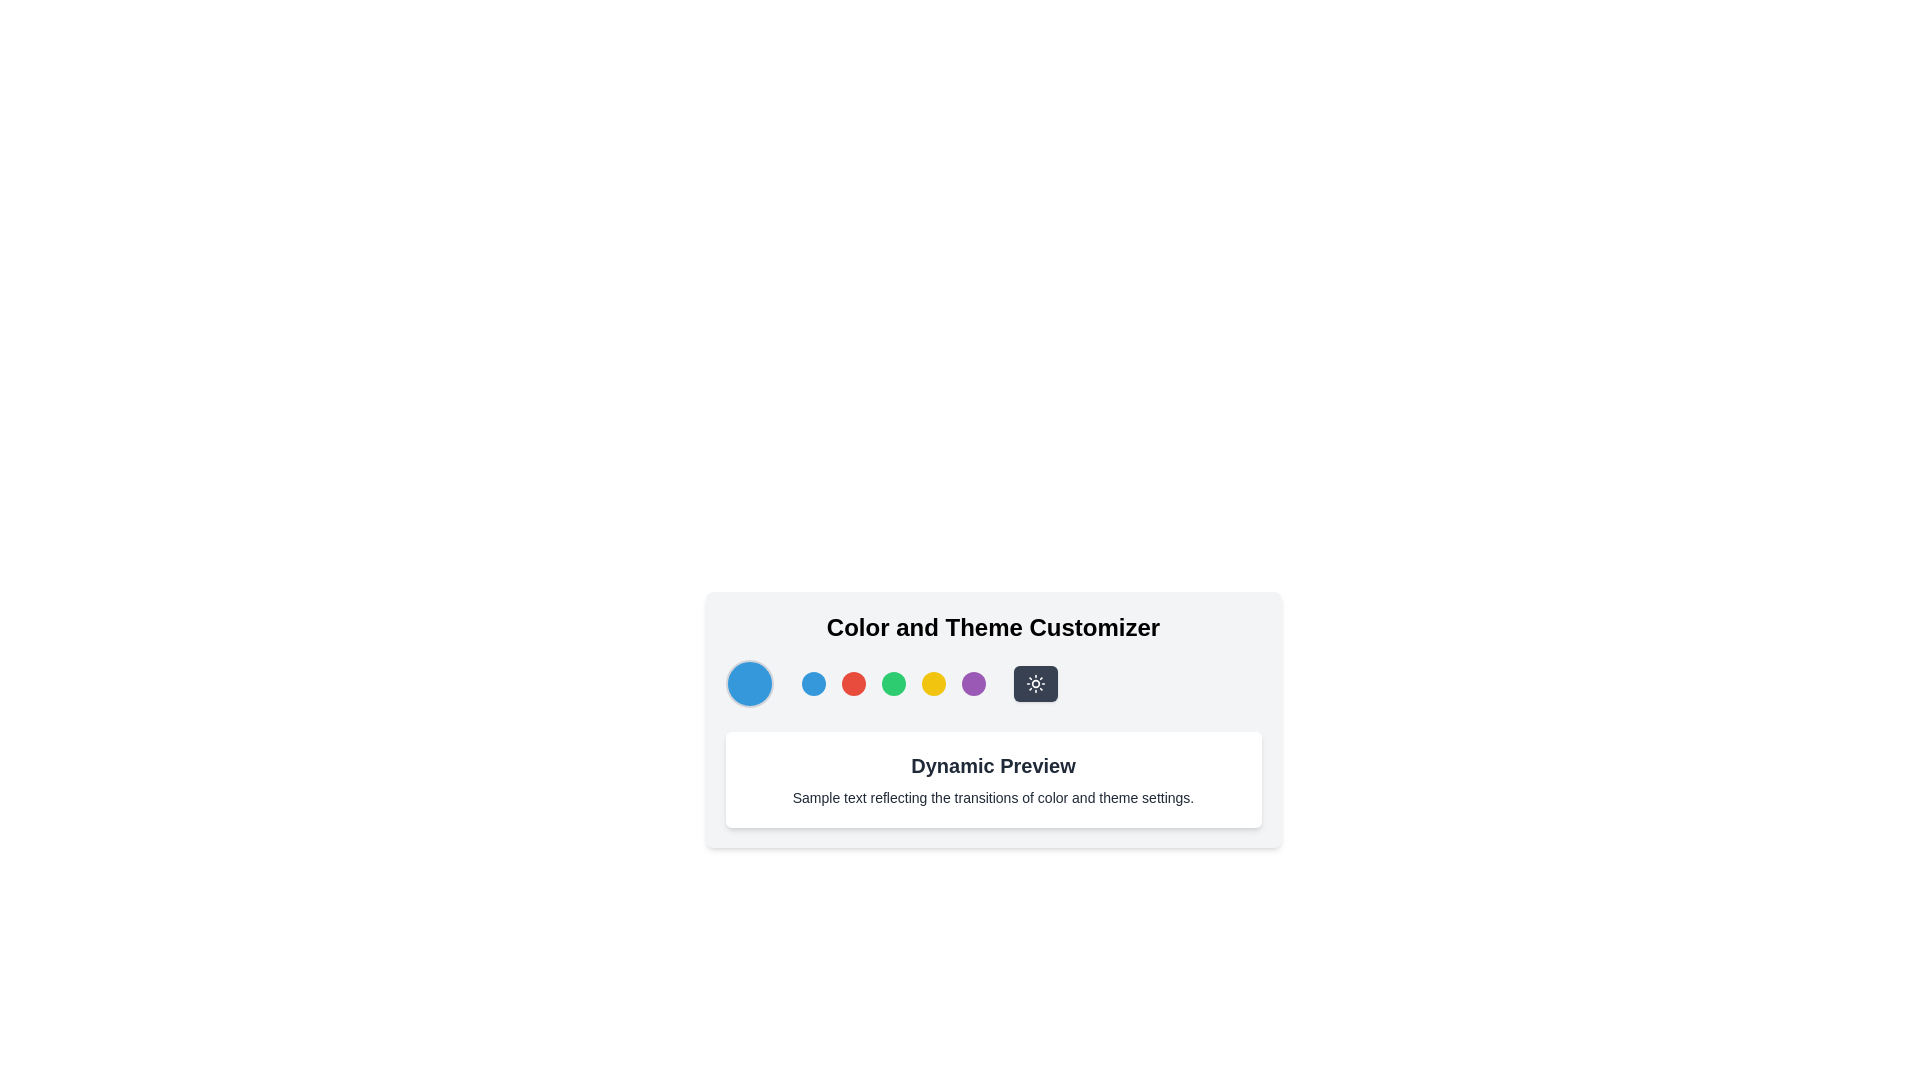  Describe the element at coordinates (853, 682) in the screenshot. I see `the second circular red button in the Color and Theme Customizer interface` at that location.